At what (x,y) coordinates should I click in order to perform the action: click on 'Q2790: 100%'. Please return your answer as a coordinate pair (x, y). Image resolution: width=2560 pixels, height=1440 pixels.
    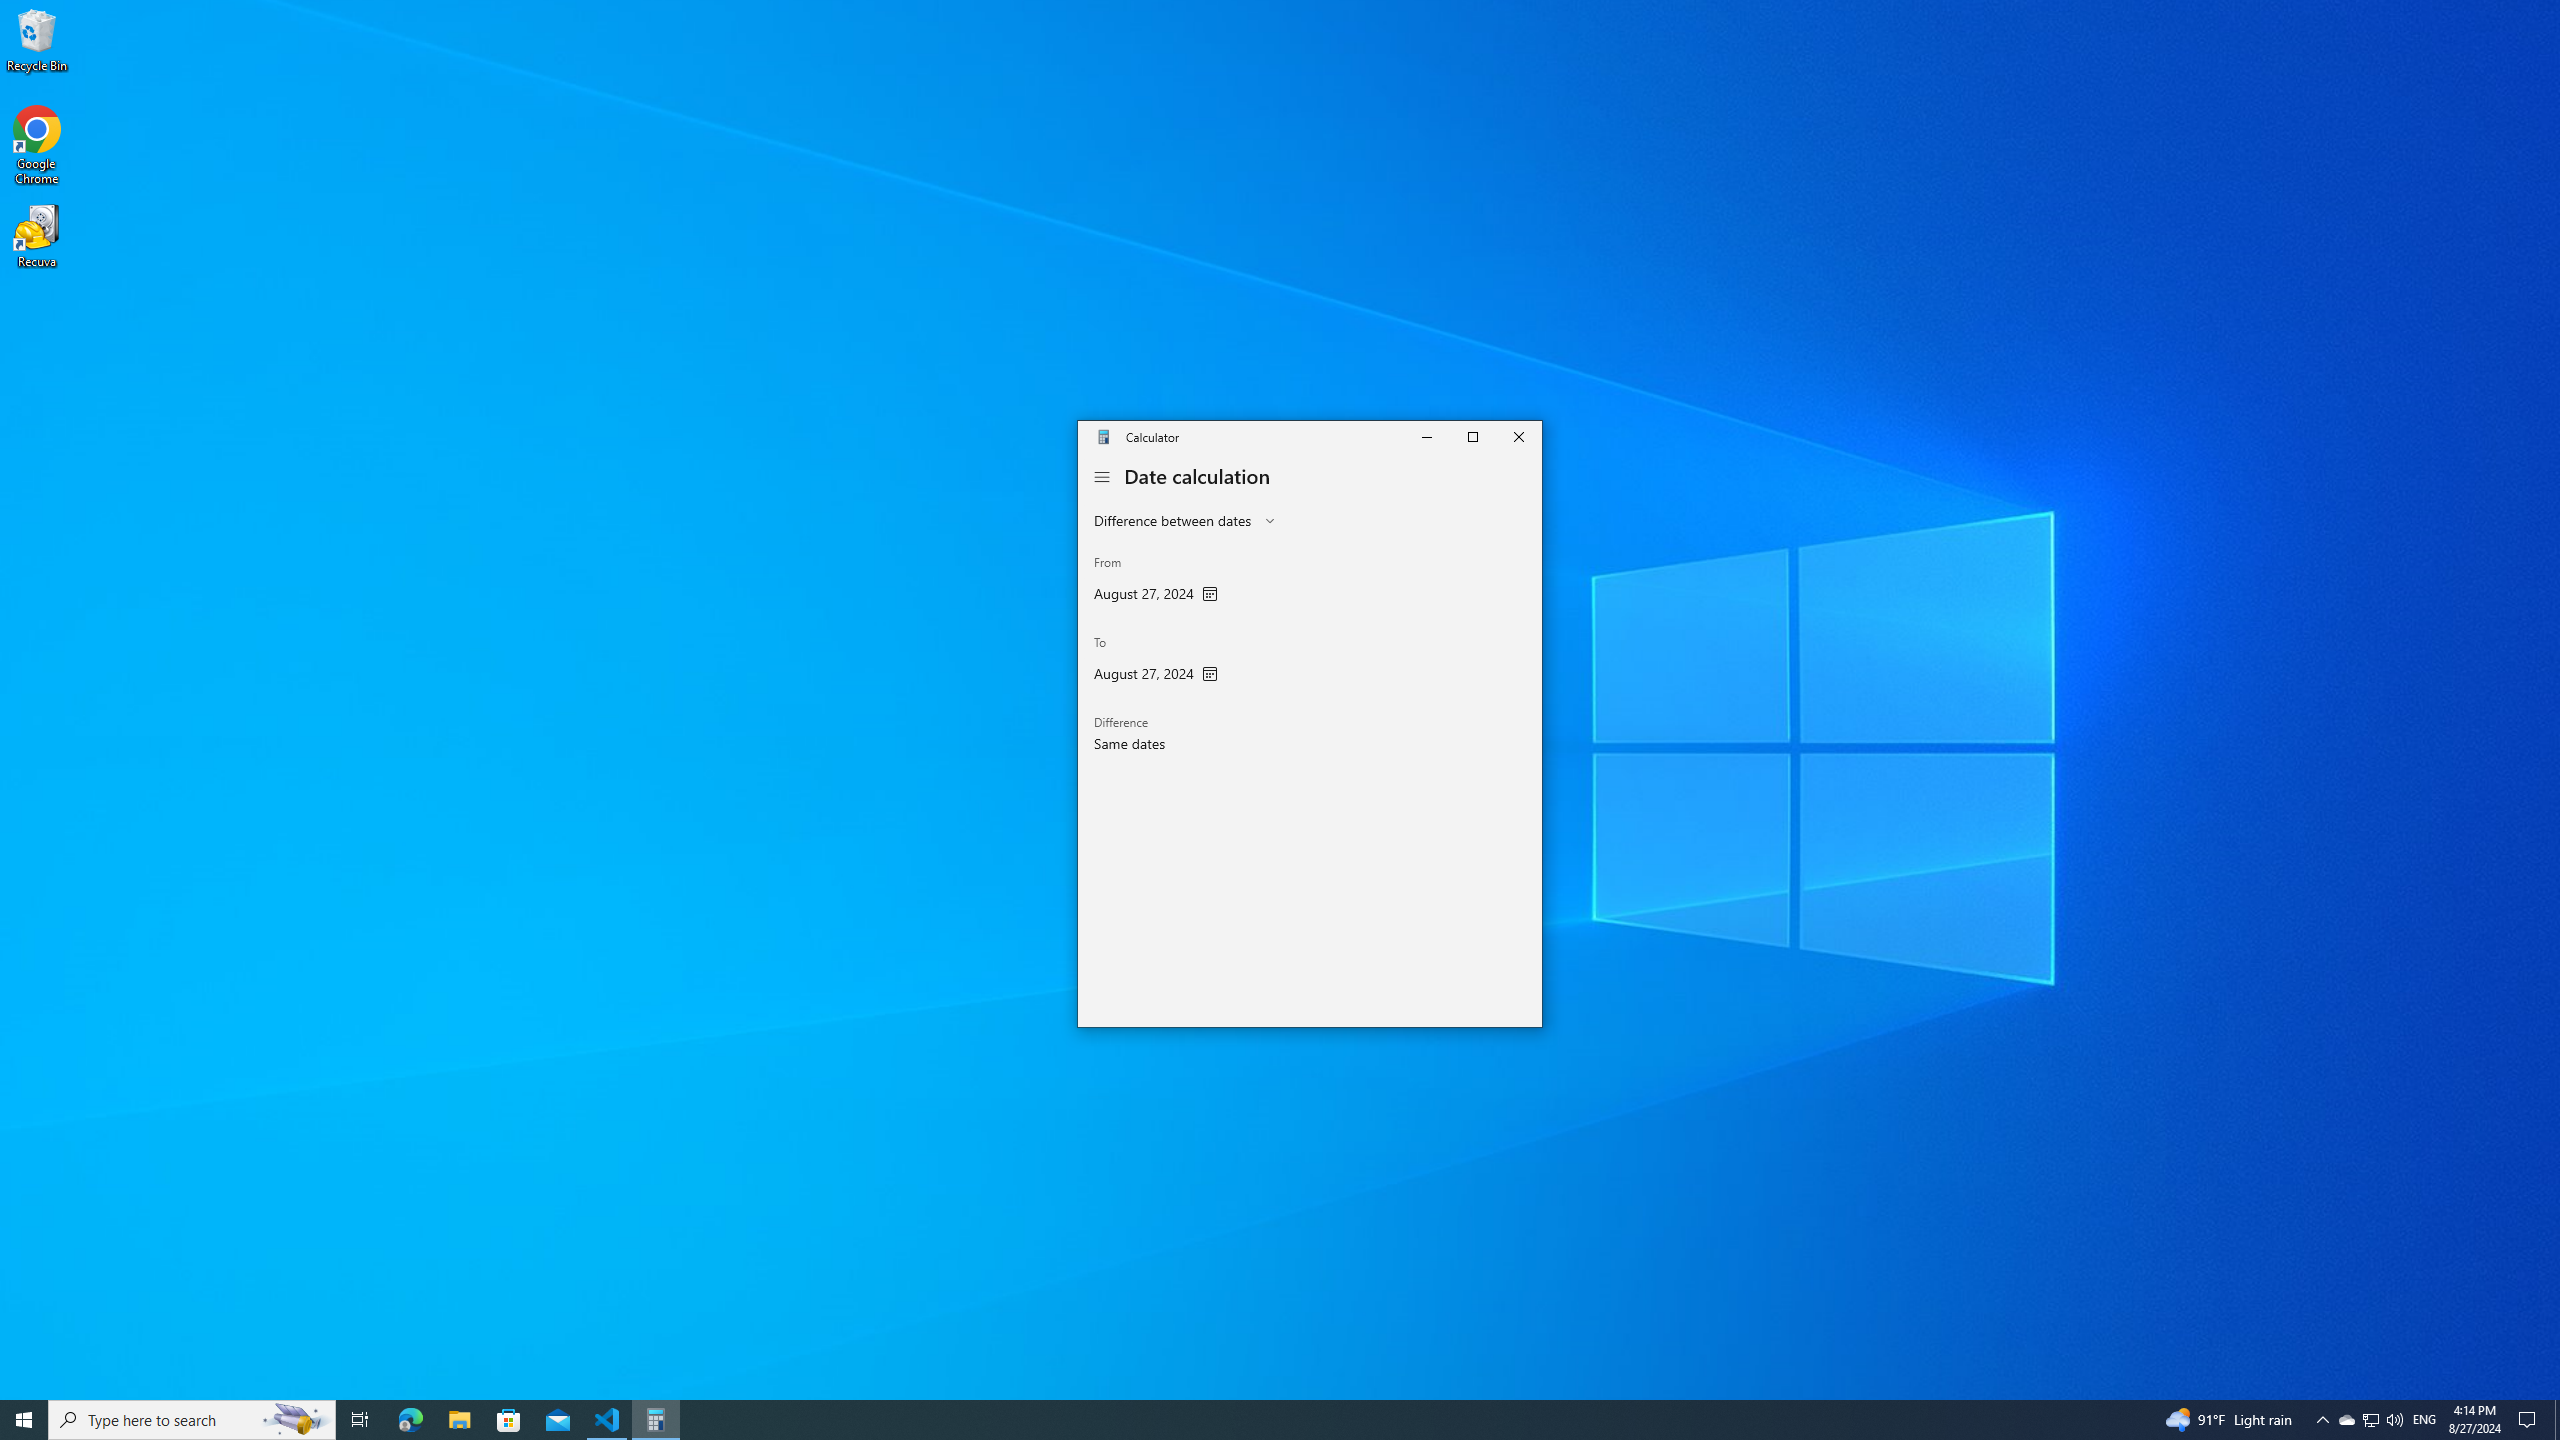
    Looking at the image, I should click on (2393, 1418).